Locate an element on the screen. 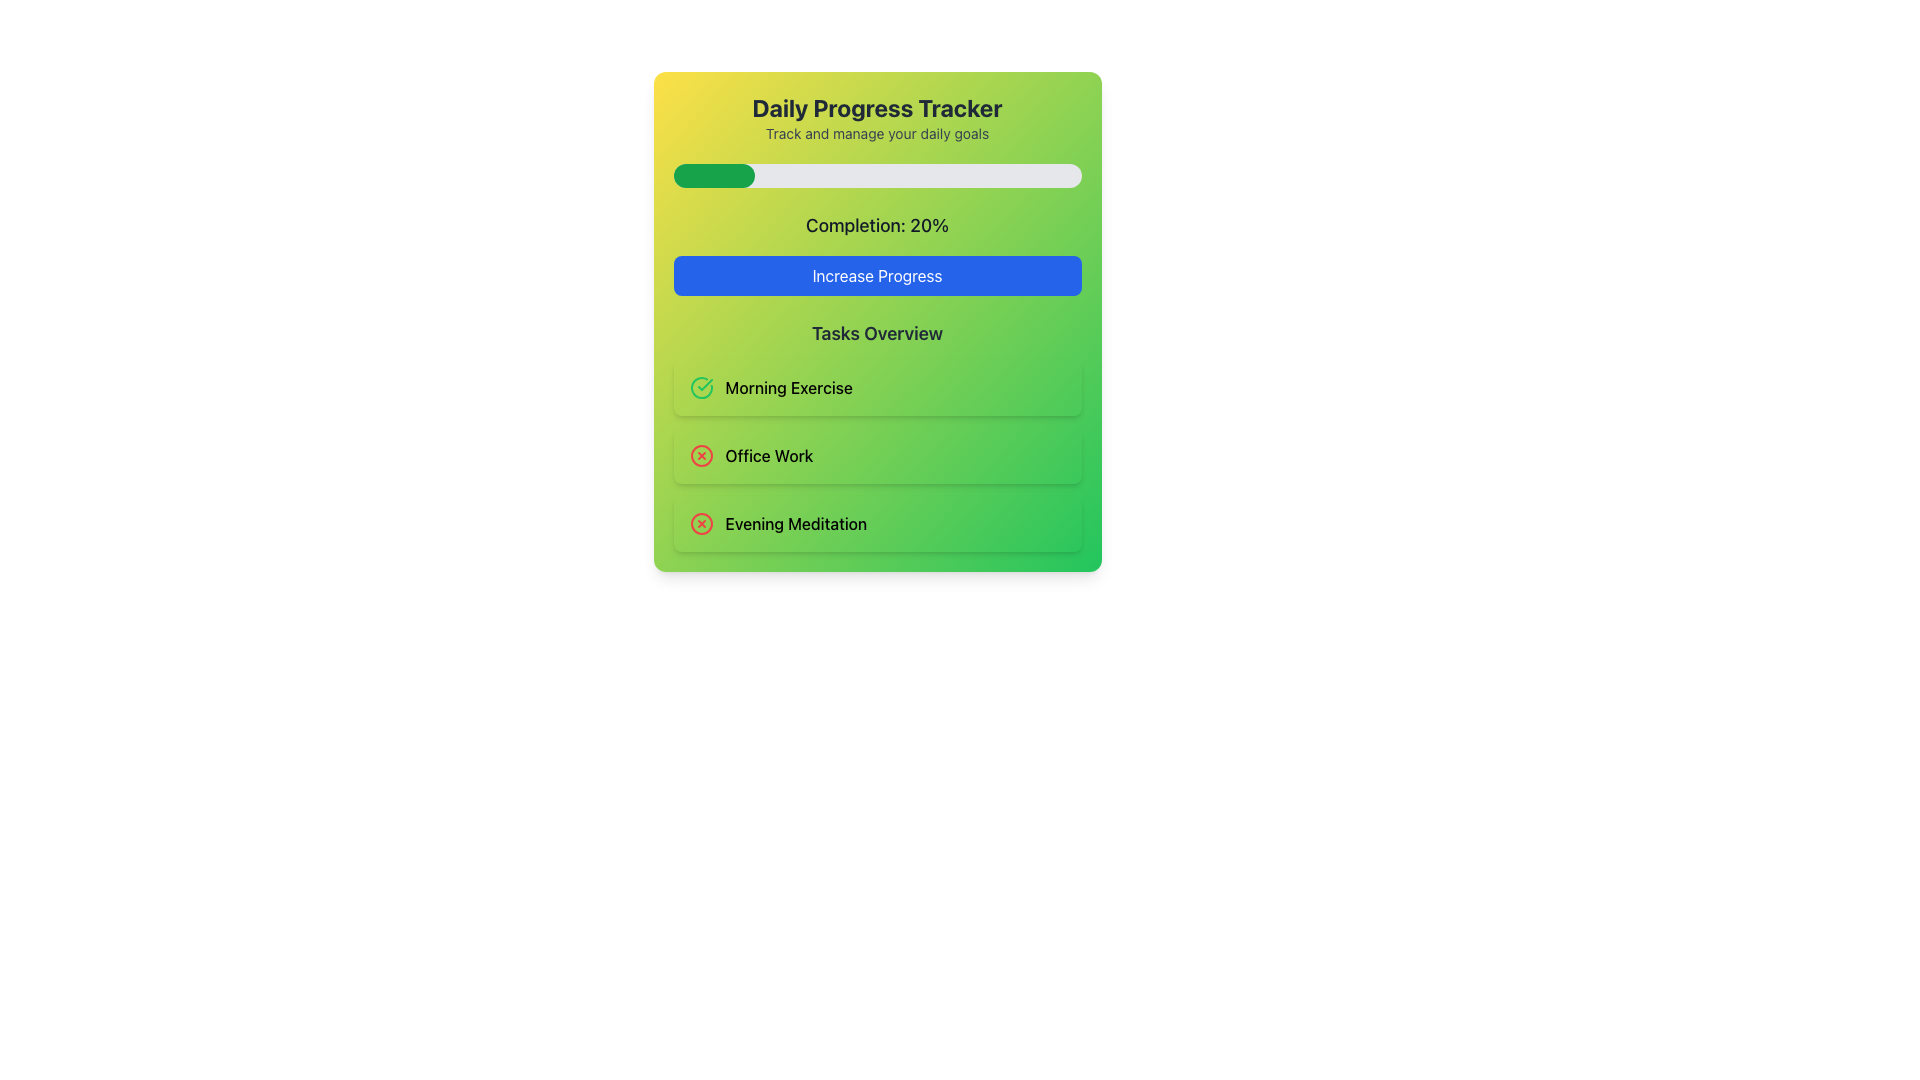 Image resolution: width=1920 pixels, height=1080 pixels. the text label that provides a succinct explanation or subtitle to the primary header 'Daily Progress Tracker', located centrally at the top of the layout below the header text is located at coordinates (877, 134).